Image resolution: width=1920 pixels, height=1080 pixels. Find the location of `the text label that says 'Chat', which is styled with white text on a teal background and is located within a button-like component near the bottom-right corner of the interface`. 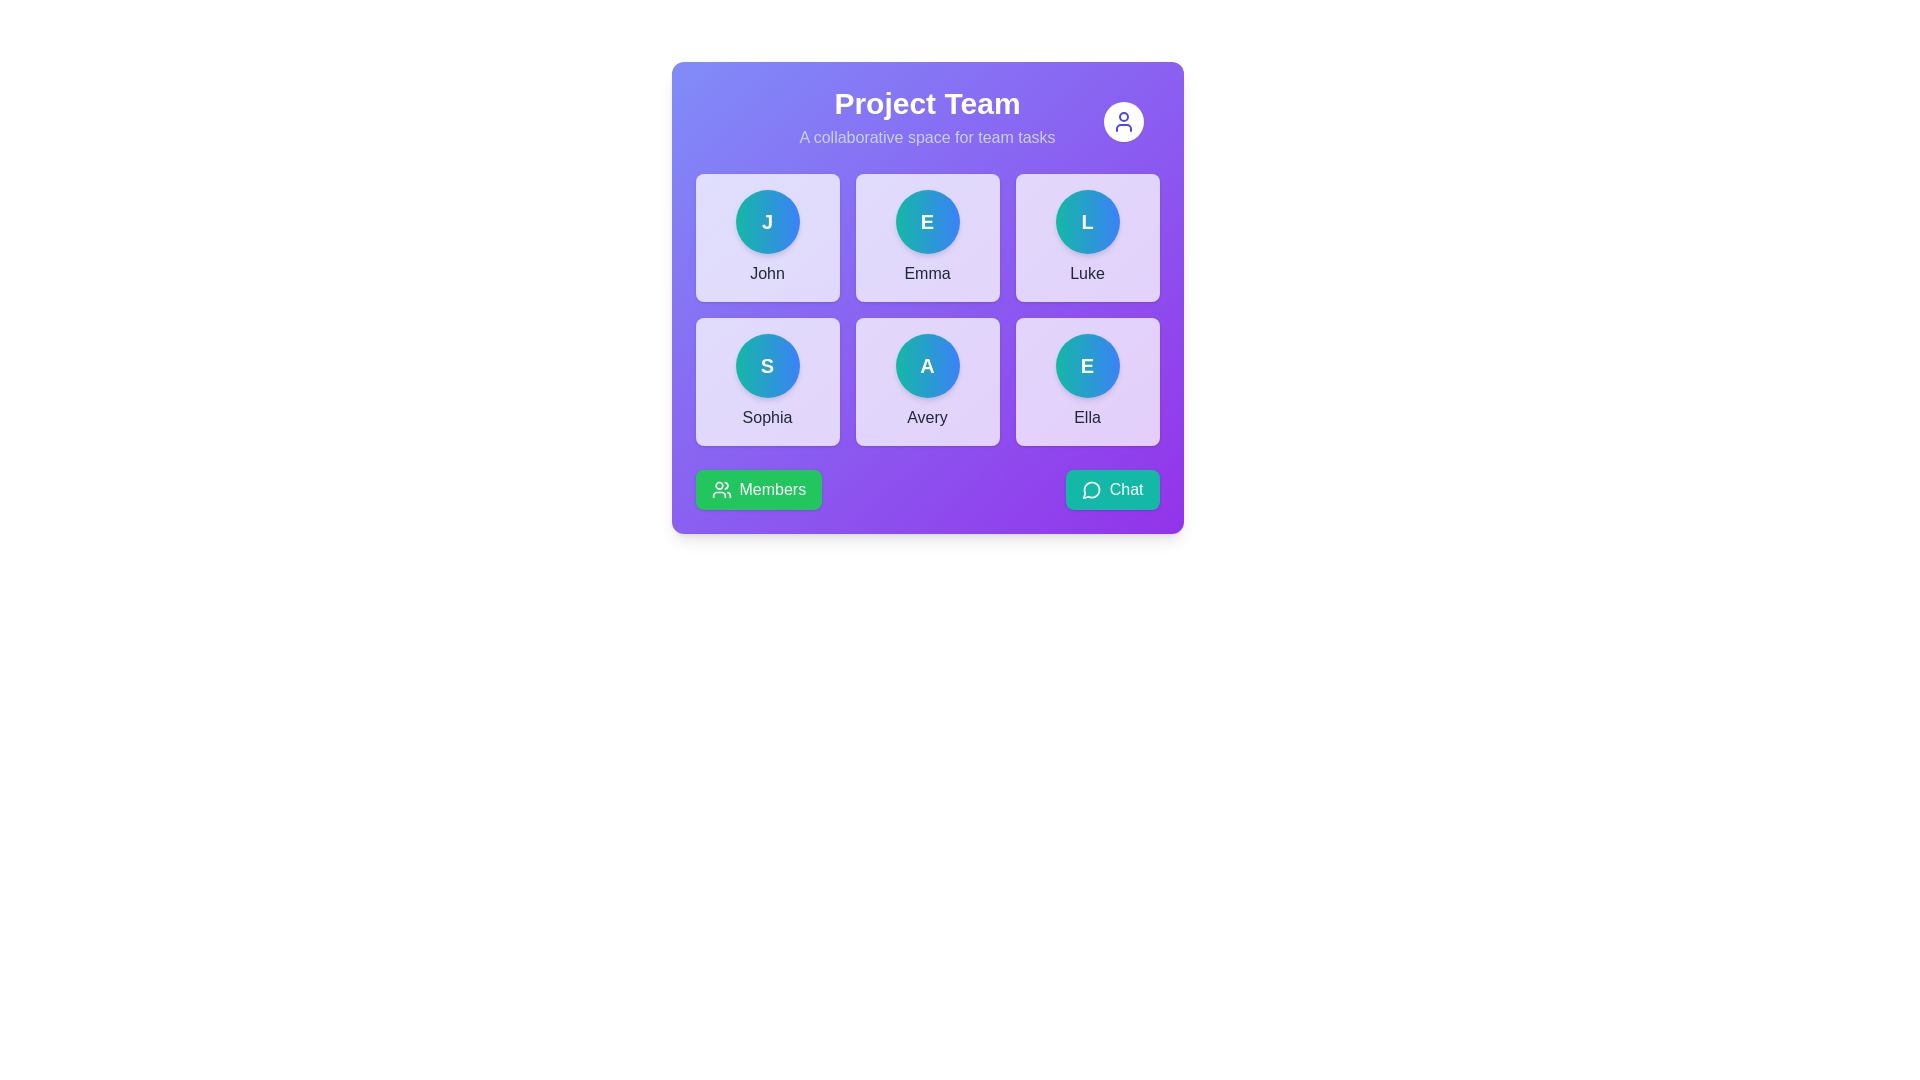

the text label that says 'Chat', which is styled with white text on a teal background and is located within a button-like component near the bottom-right corner of the interface is located at coordinates (1126, 489).